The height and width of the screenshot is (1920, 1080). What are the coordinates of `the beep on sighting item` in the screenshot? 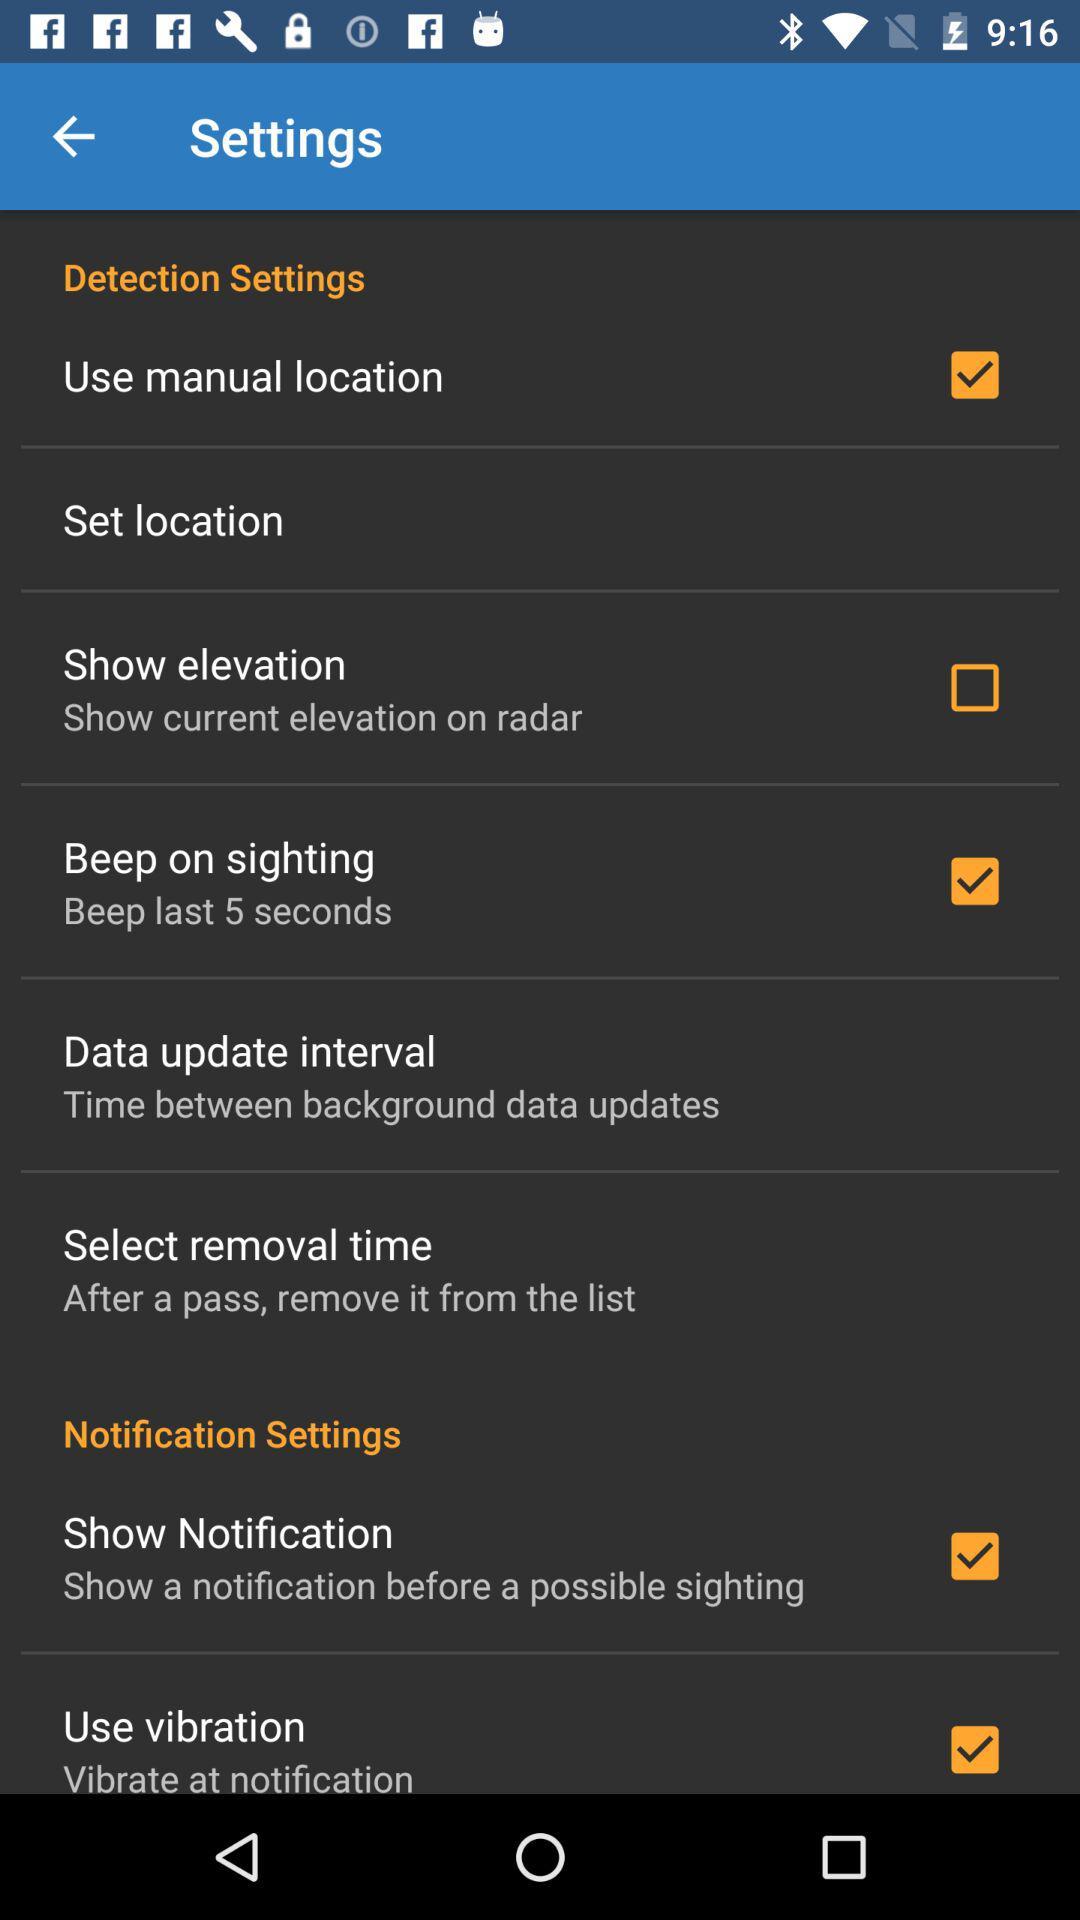 It's located at (219, 856).